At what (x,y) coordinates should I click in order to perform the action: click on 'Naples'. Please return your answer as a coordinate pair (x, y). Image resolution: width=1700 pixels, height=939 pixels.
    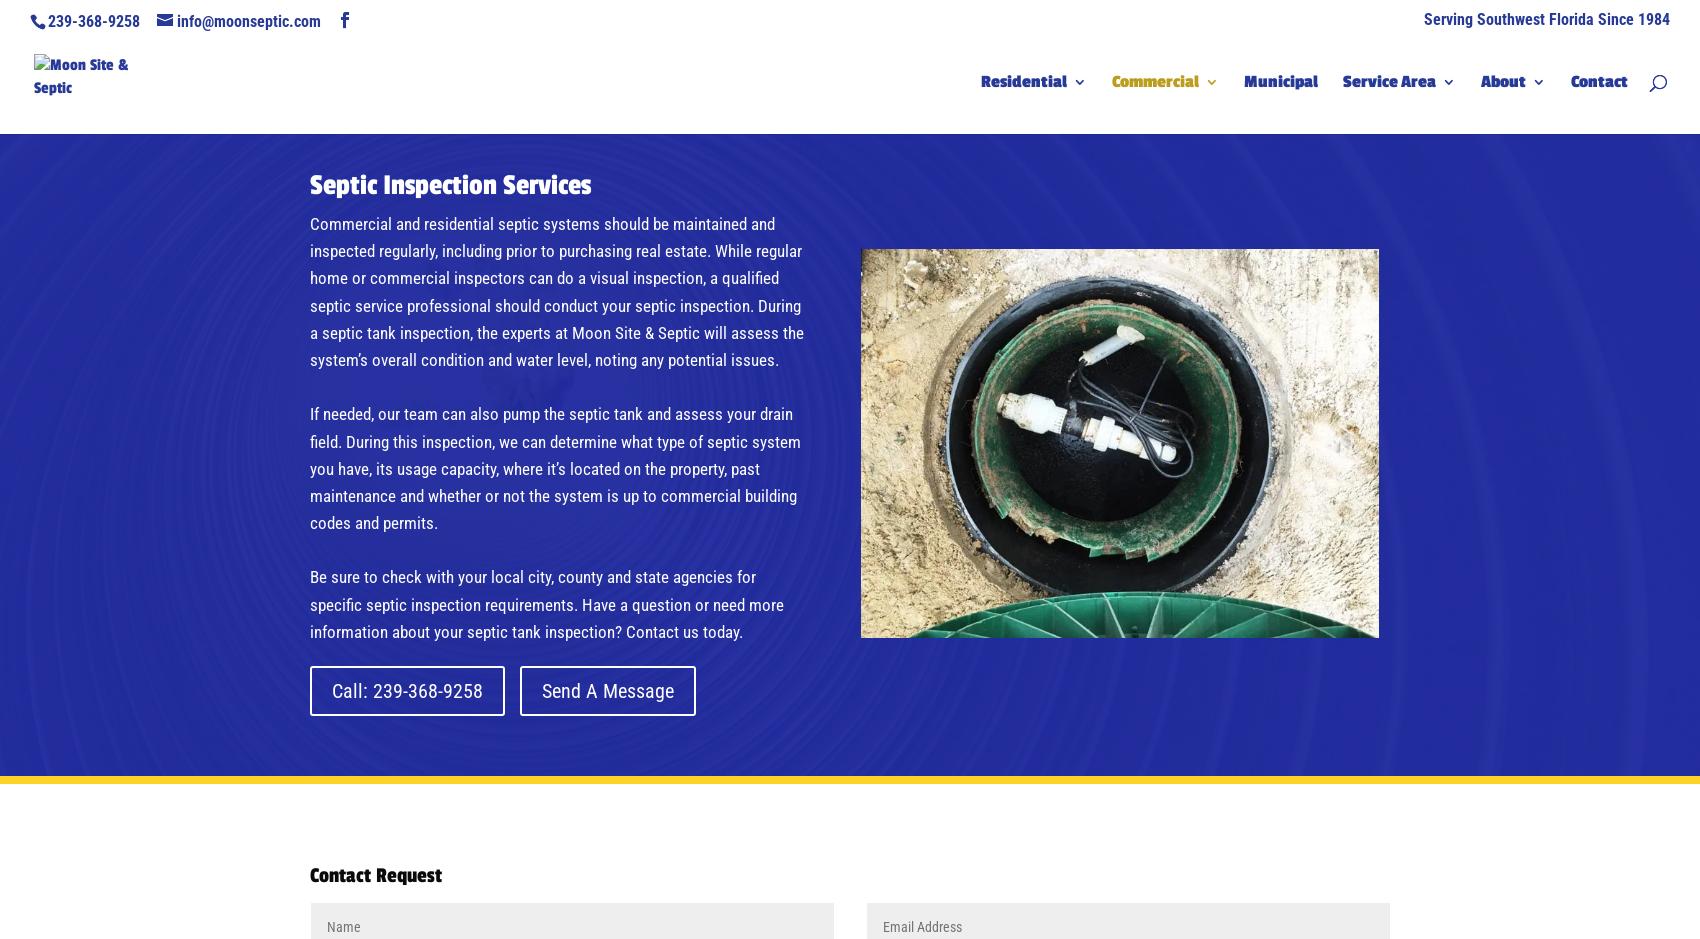
    Looking at the image, I should click on (1406, 217).